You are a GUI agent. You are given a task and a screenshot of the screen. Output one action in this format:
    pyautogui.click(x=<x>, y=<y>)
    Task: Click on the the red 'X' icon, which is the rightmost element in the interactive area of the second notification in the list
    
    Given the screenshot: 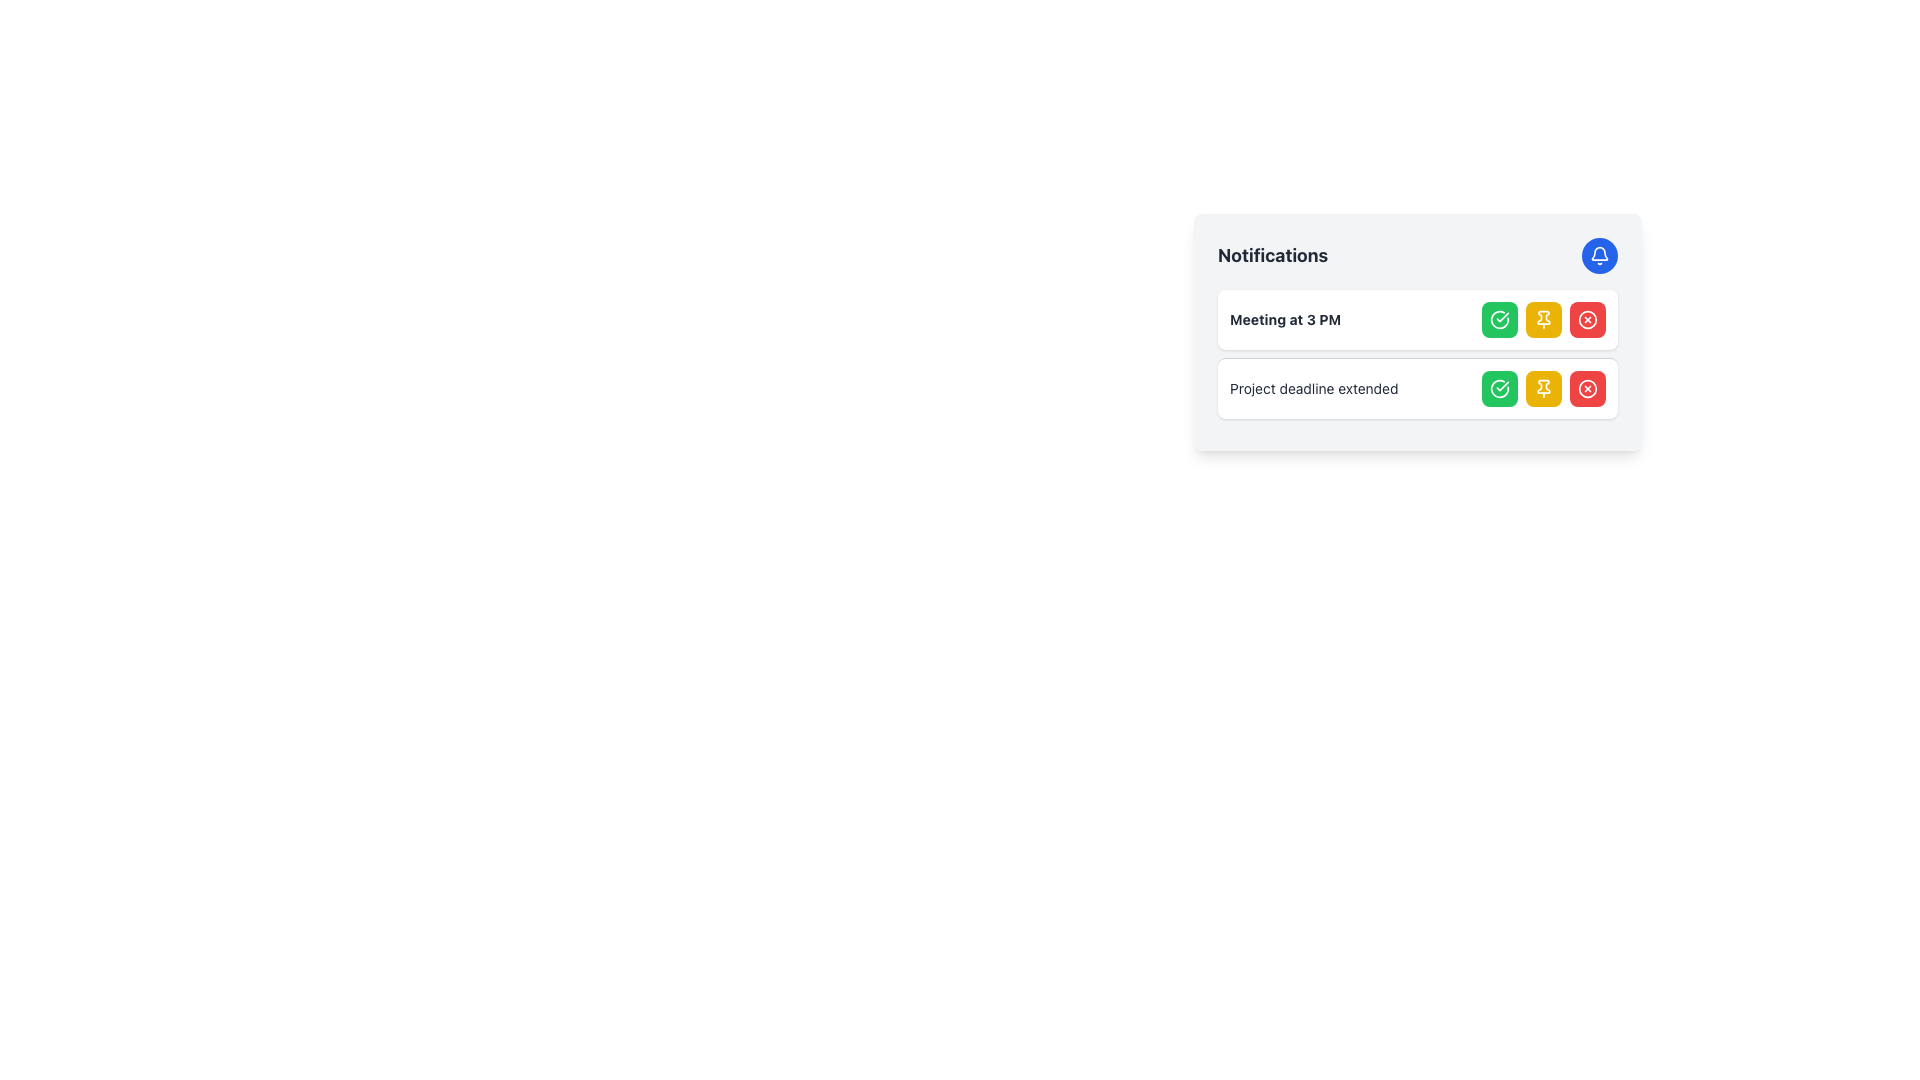 What is the action you would take?
    pyautogui.click(x=1587, y=319)
    